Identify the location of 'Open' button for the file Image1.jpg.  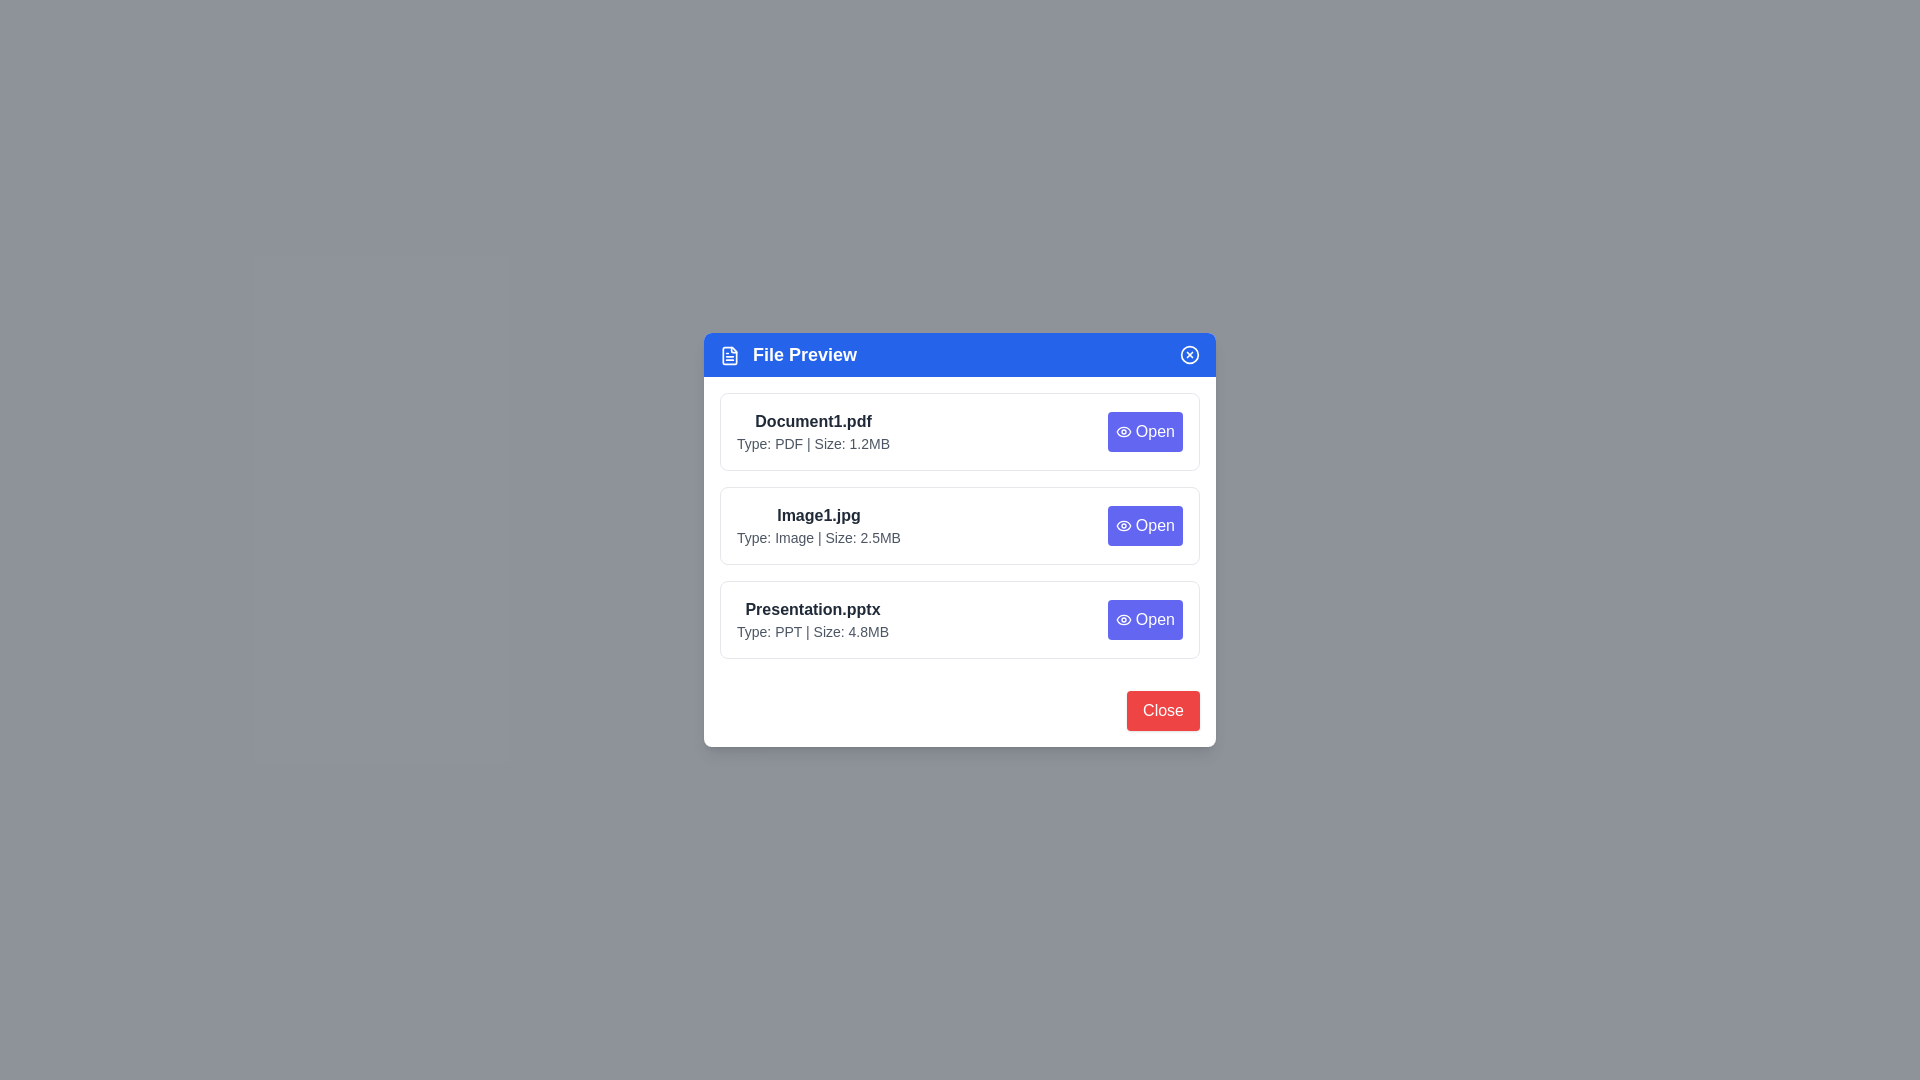
(1145, 524).